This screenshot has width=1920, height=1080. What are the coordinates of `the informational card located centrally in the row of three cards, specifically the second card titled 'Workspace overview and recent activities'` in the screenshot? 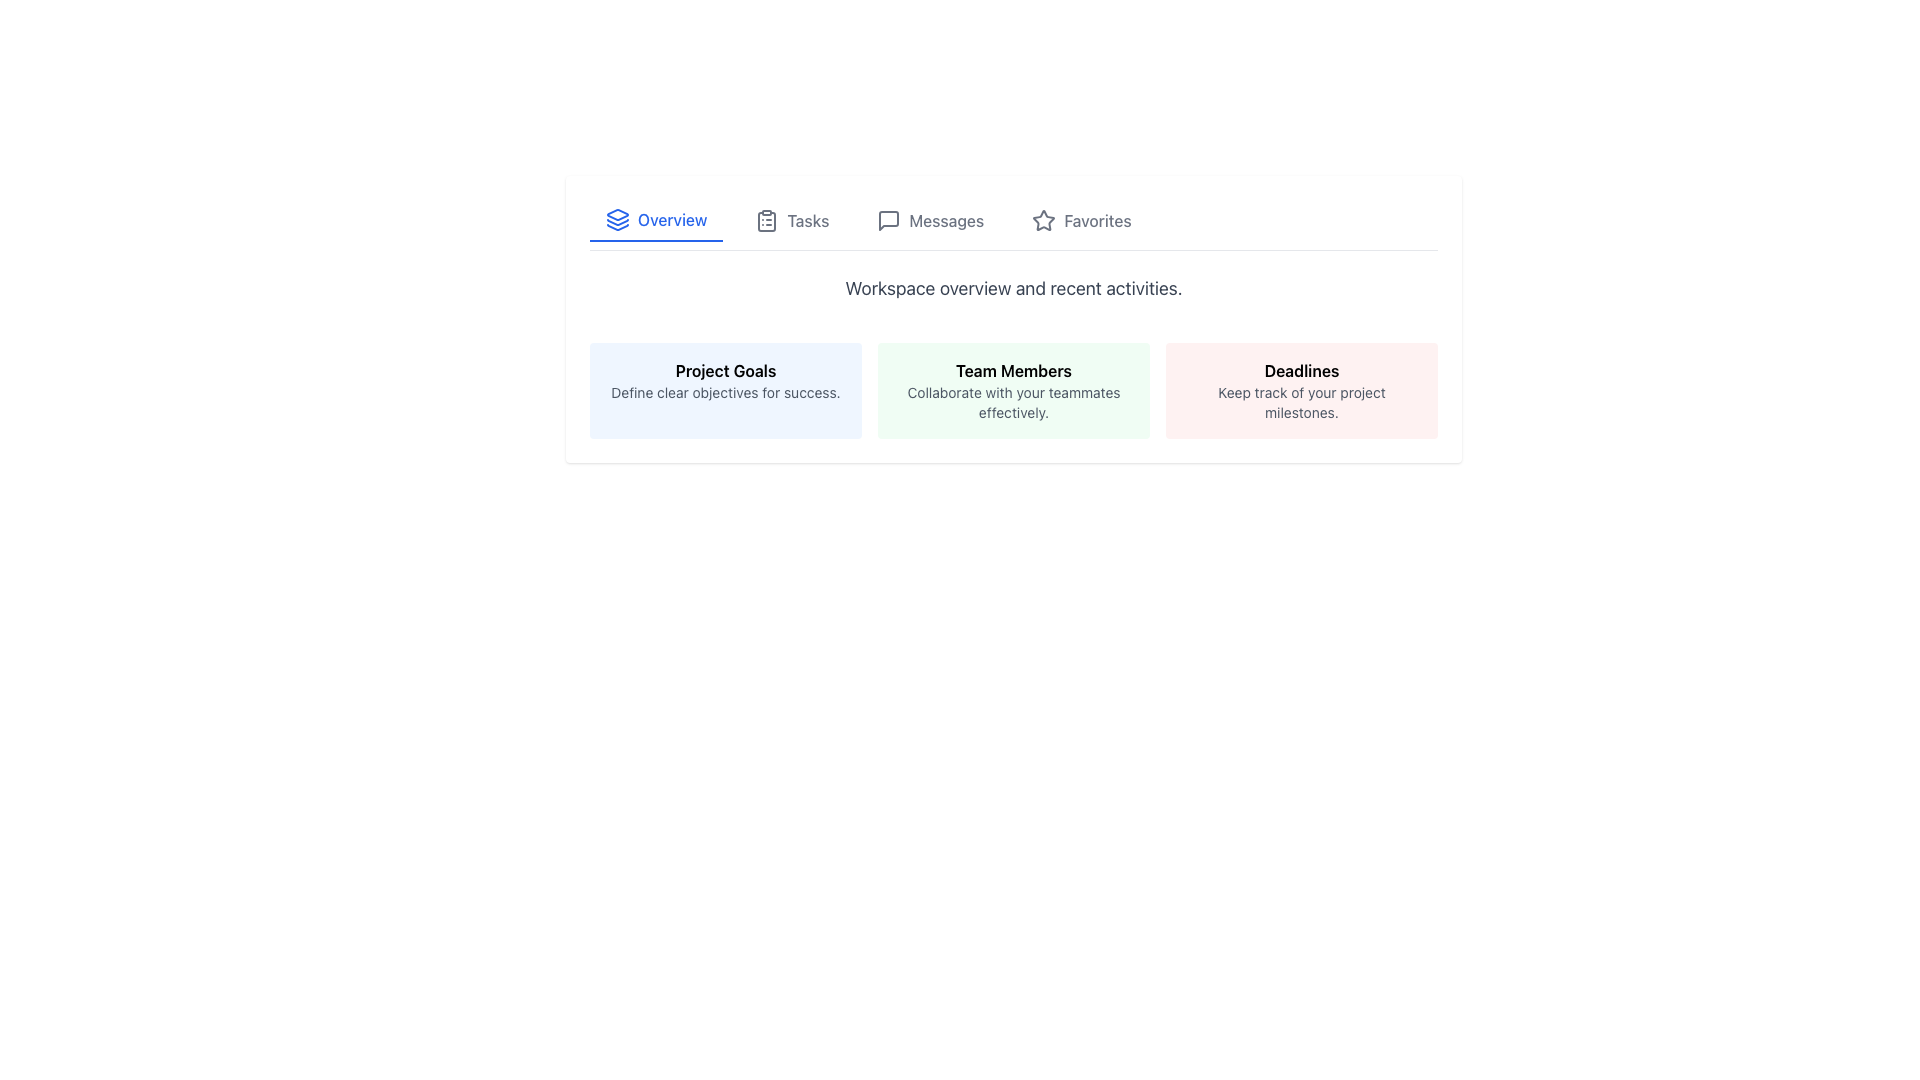 It's located at (1013, 390).